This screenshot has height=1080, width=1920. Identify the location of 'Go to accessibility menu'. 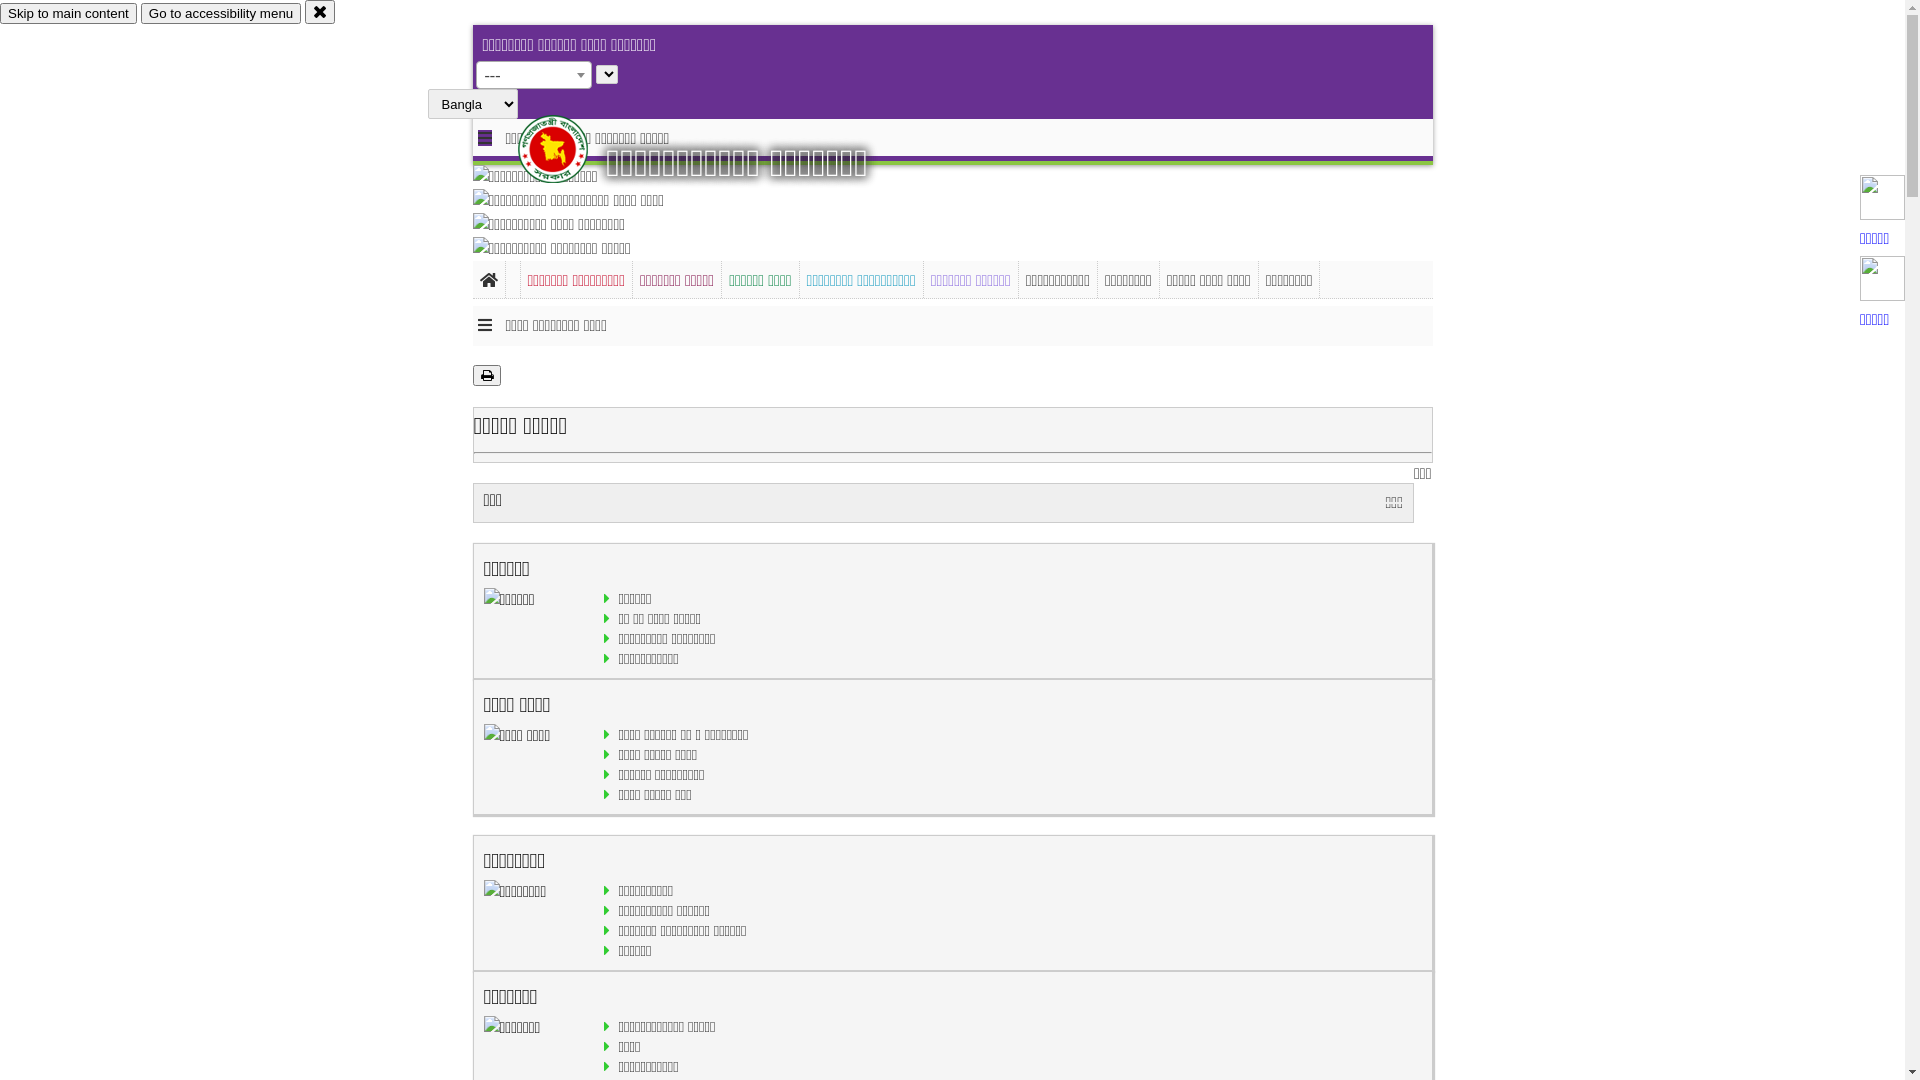
(220, 13).